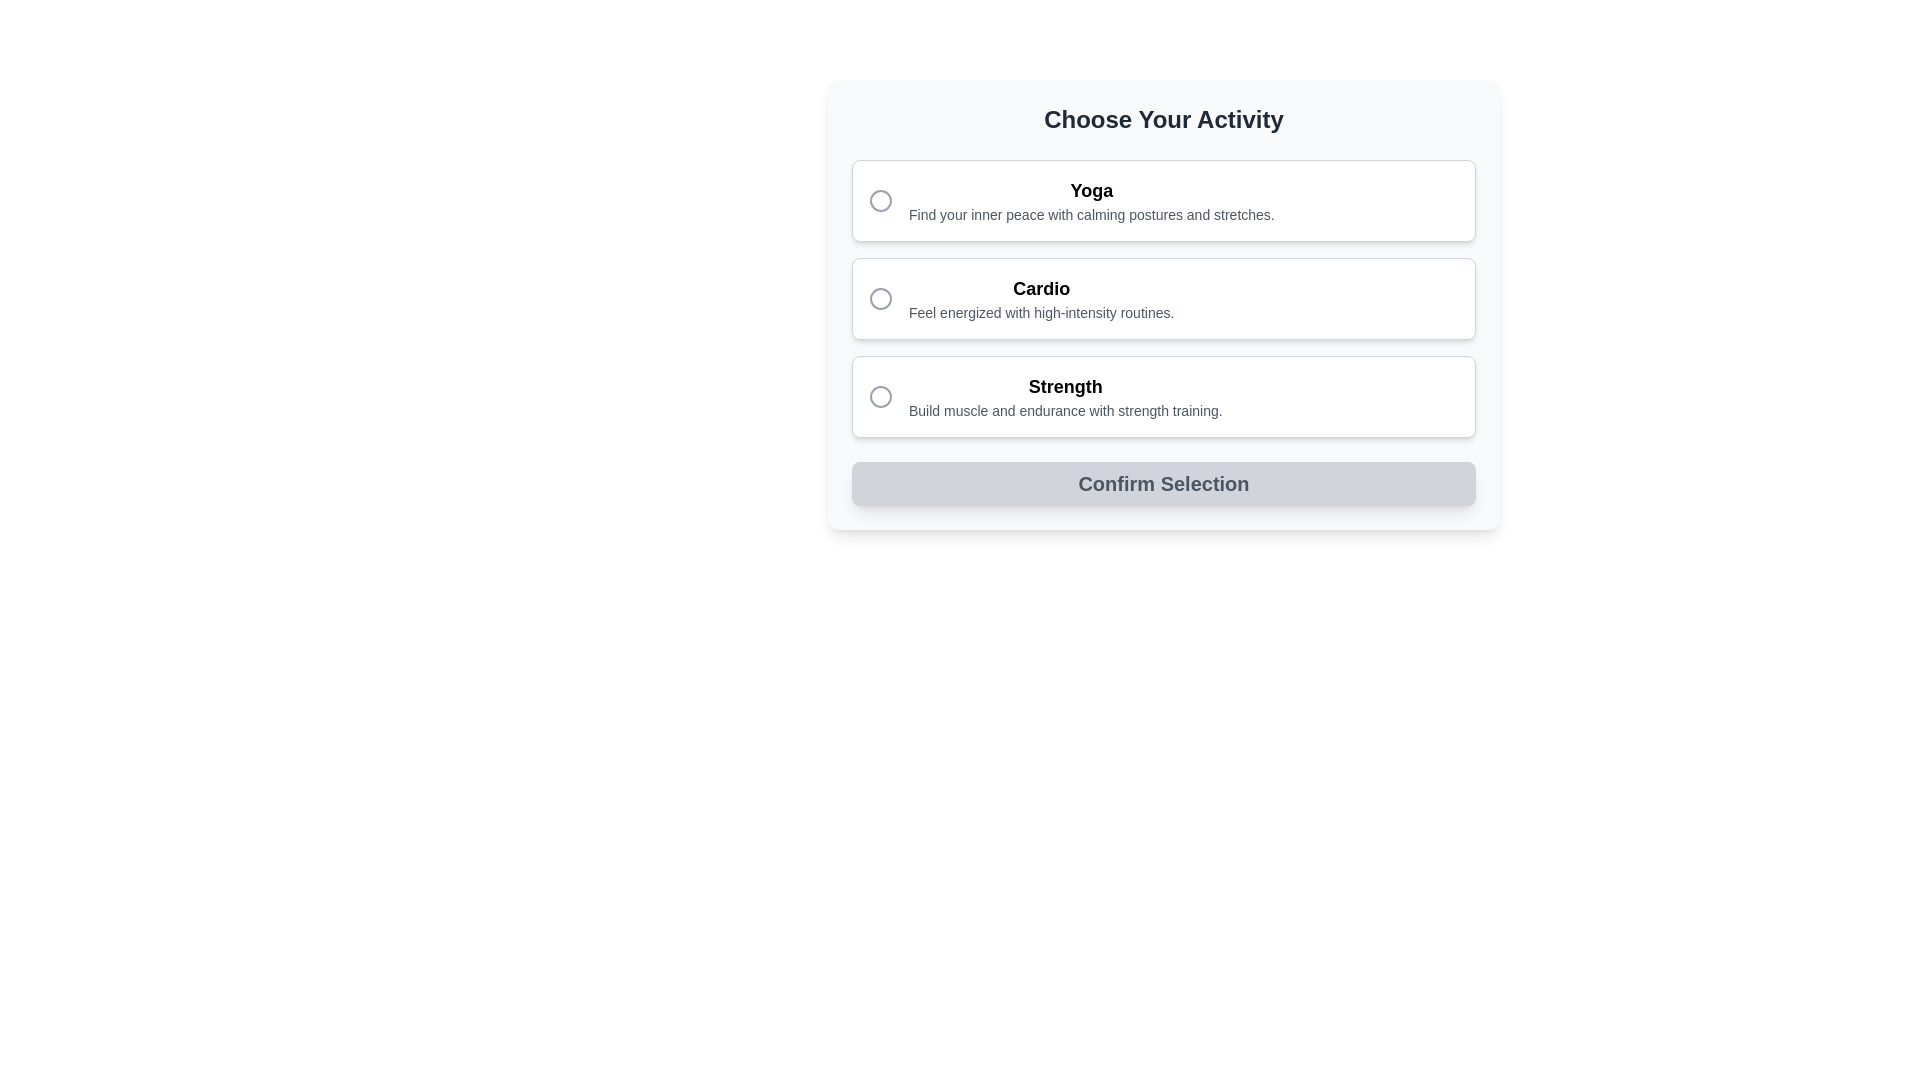  Describe the element at coordinates (1163, 119) in the screenshot. I see `the header Text label that instructs the user to select an activity, positioned at the top center of its containing card structure` at that location.